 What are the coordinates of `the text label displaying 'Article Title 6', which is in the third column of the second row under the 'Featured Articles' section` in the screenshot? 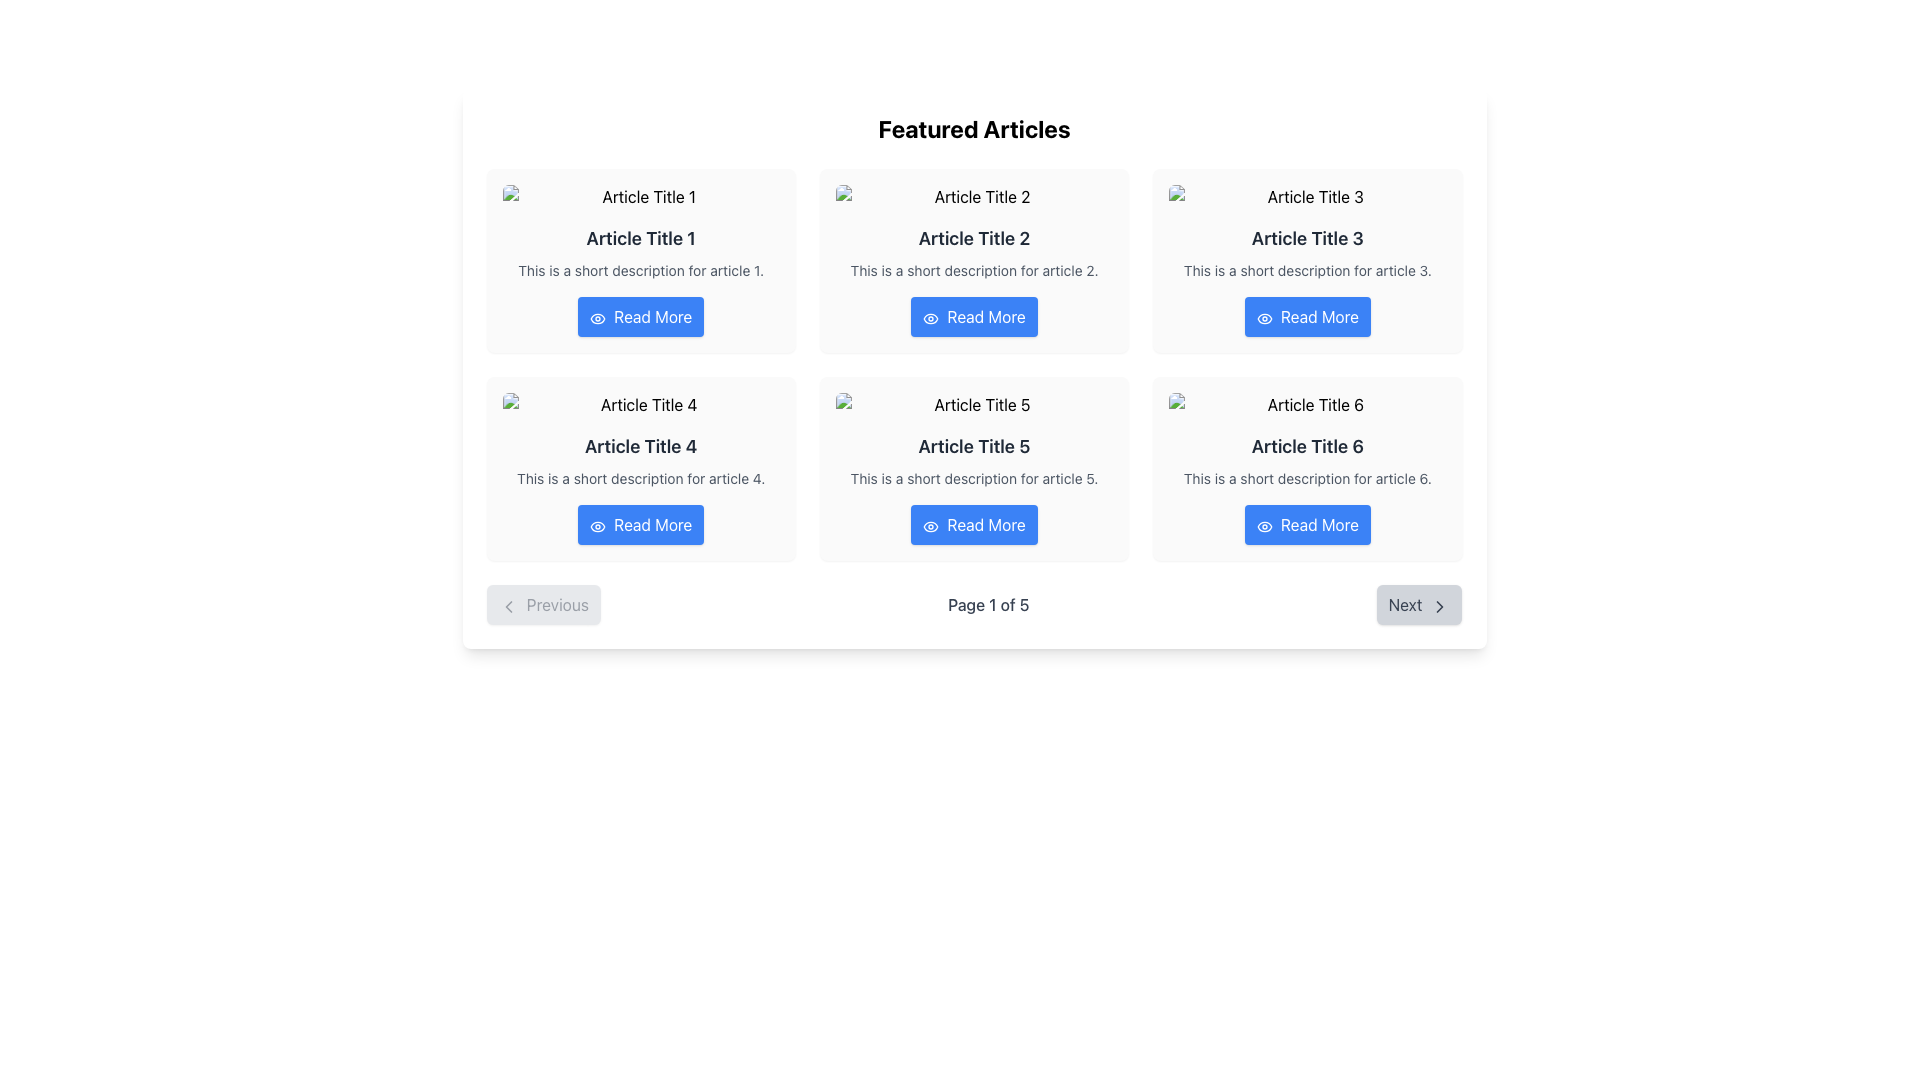 It's located at (1307, 446).